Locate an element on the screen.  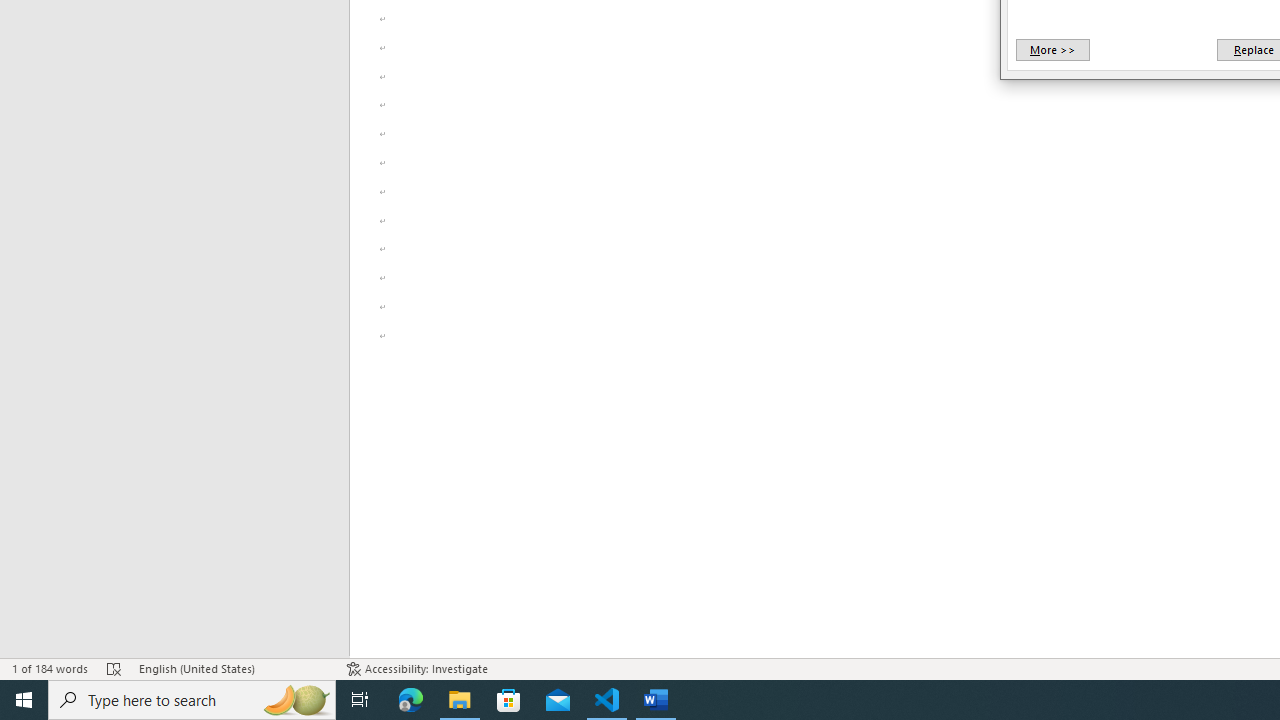
'Visual Studio Code - 1 running window' is located at coordinates (606, 698).